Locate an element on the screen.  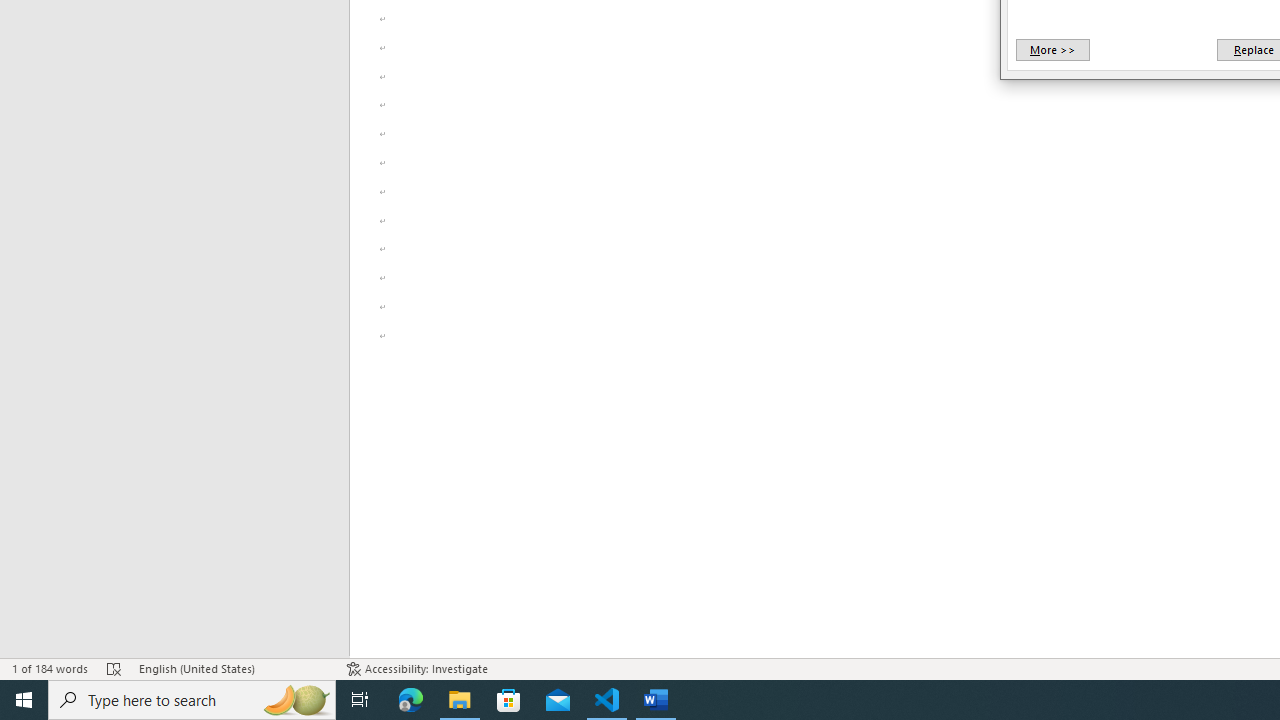
'Visual Studio Code - 1 running window' is located at coordinates (606, 698).